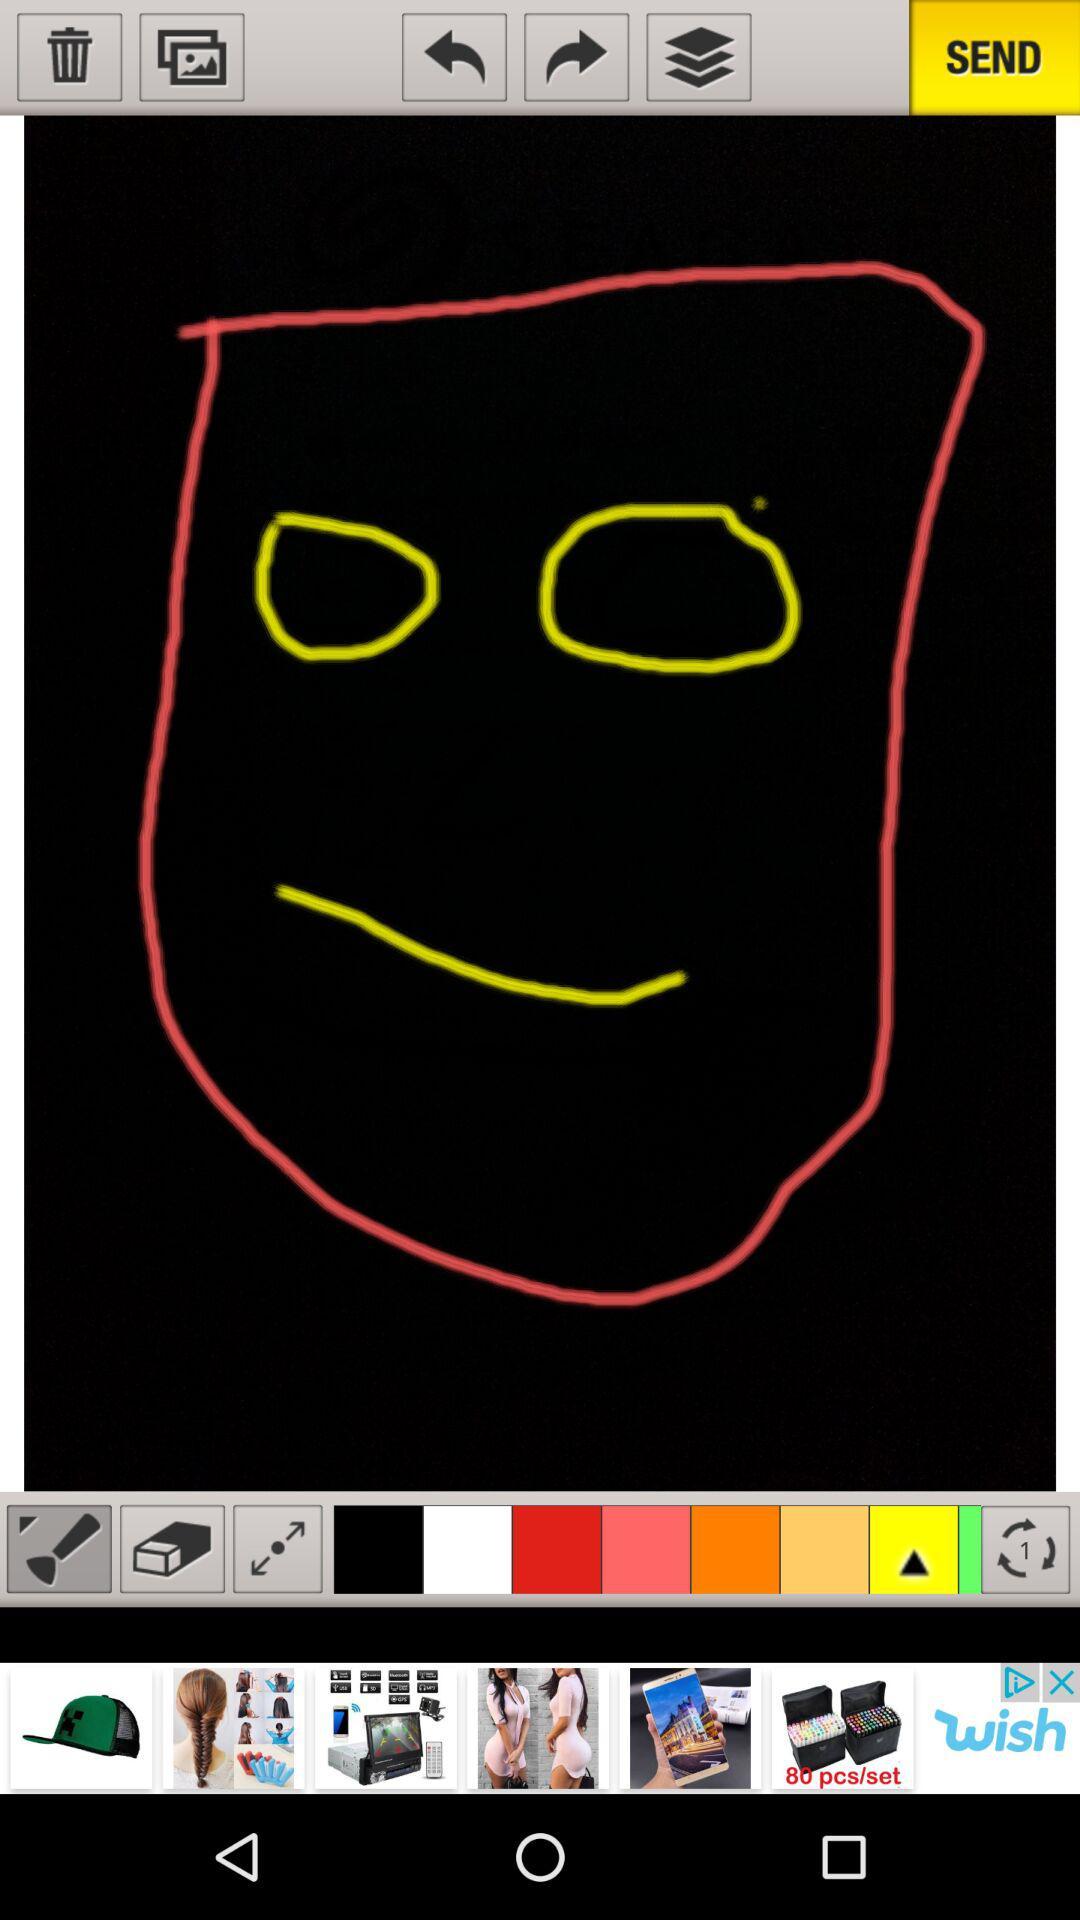 This screenshot has height=1920, width=1080. What do you see at coordinates (994, 57) in the screenshot?
I see `share the image` at bounding box center [994, 57].